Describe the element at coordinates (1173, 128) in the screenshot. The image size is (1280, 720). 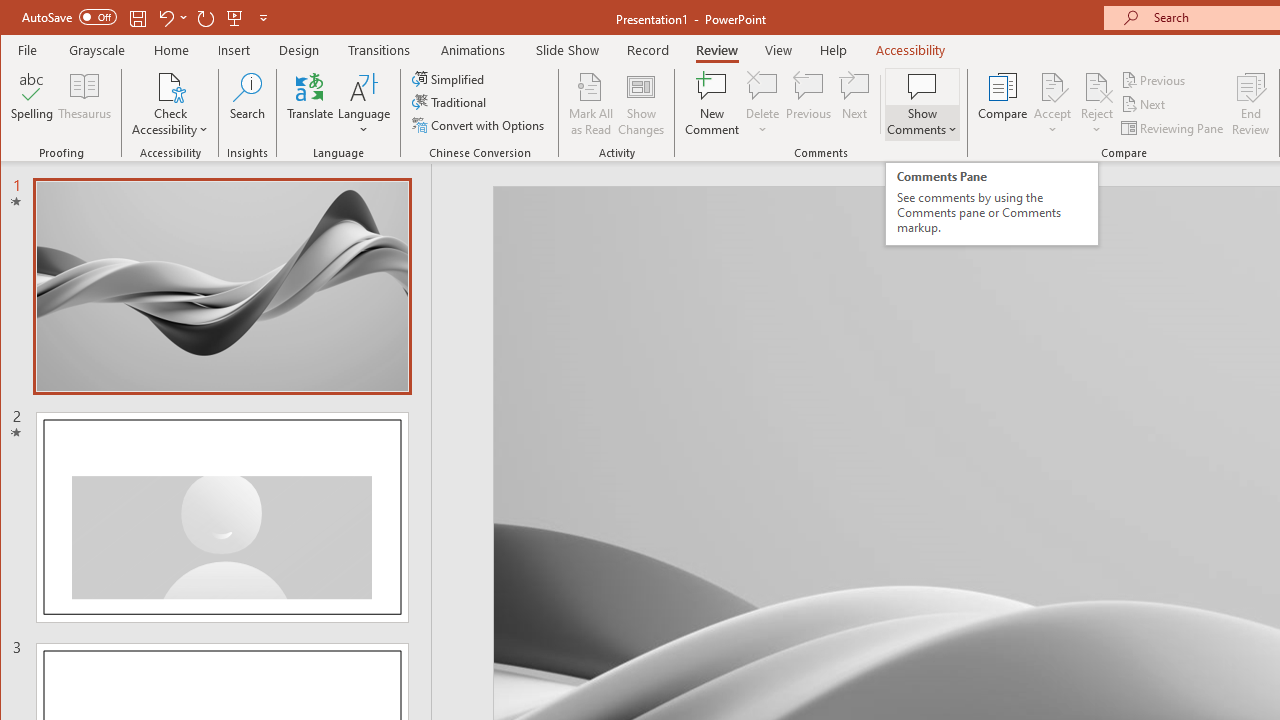
I see `'Reviewing Pane'` at that location.